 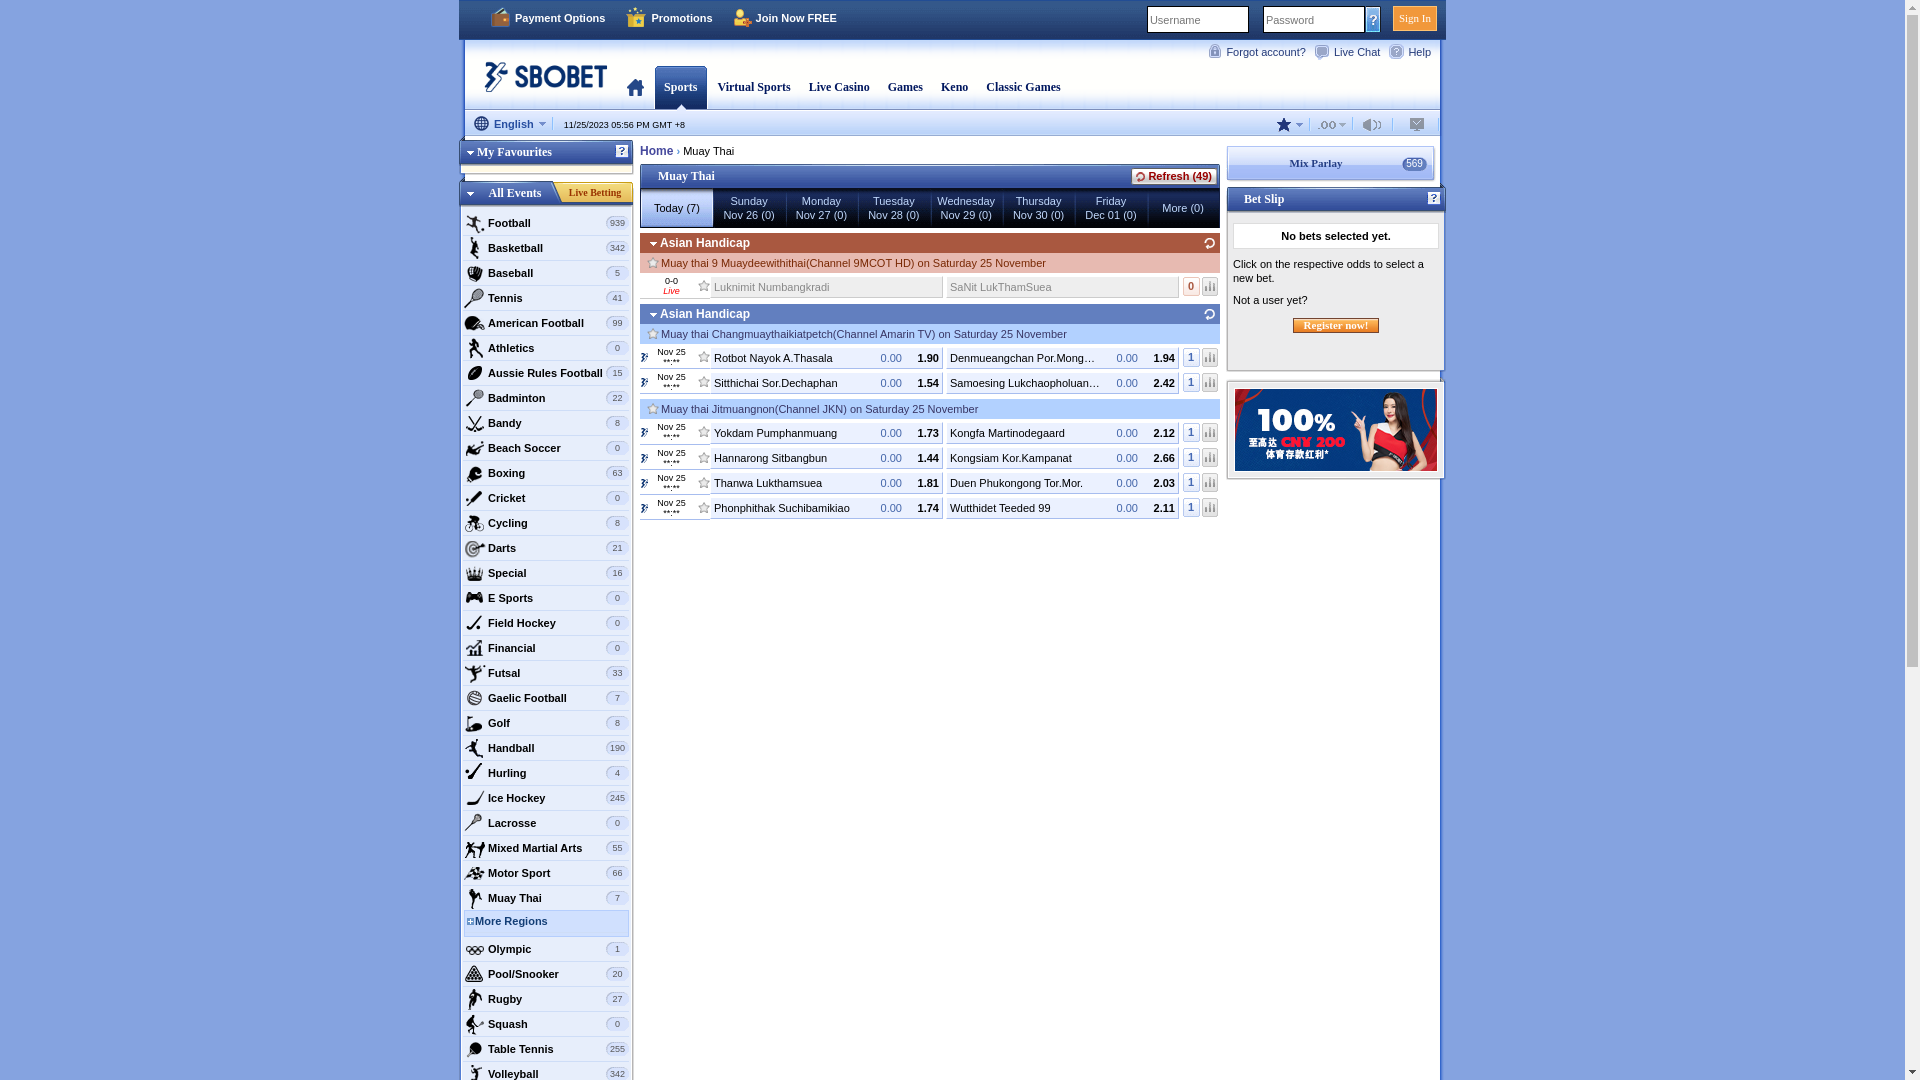 I want to click on 'Register now!', so click(x=1292, y=324).